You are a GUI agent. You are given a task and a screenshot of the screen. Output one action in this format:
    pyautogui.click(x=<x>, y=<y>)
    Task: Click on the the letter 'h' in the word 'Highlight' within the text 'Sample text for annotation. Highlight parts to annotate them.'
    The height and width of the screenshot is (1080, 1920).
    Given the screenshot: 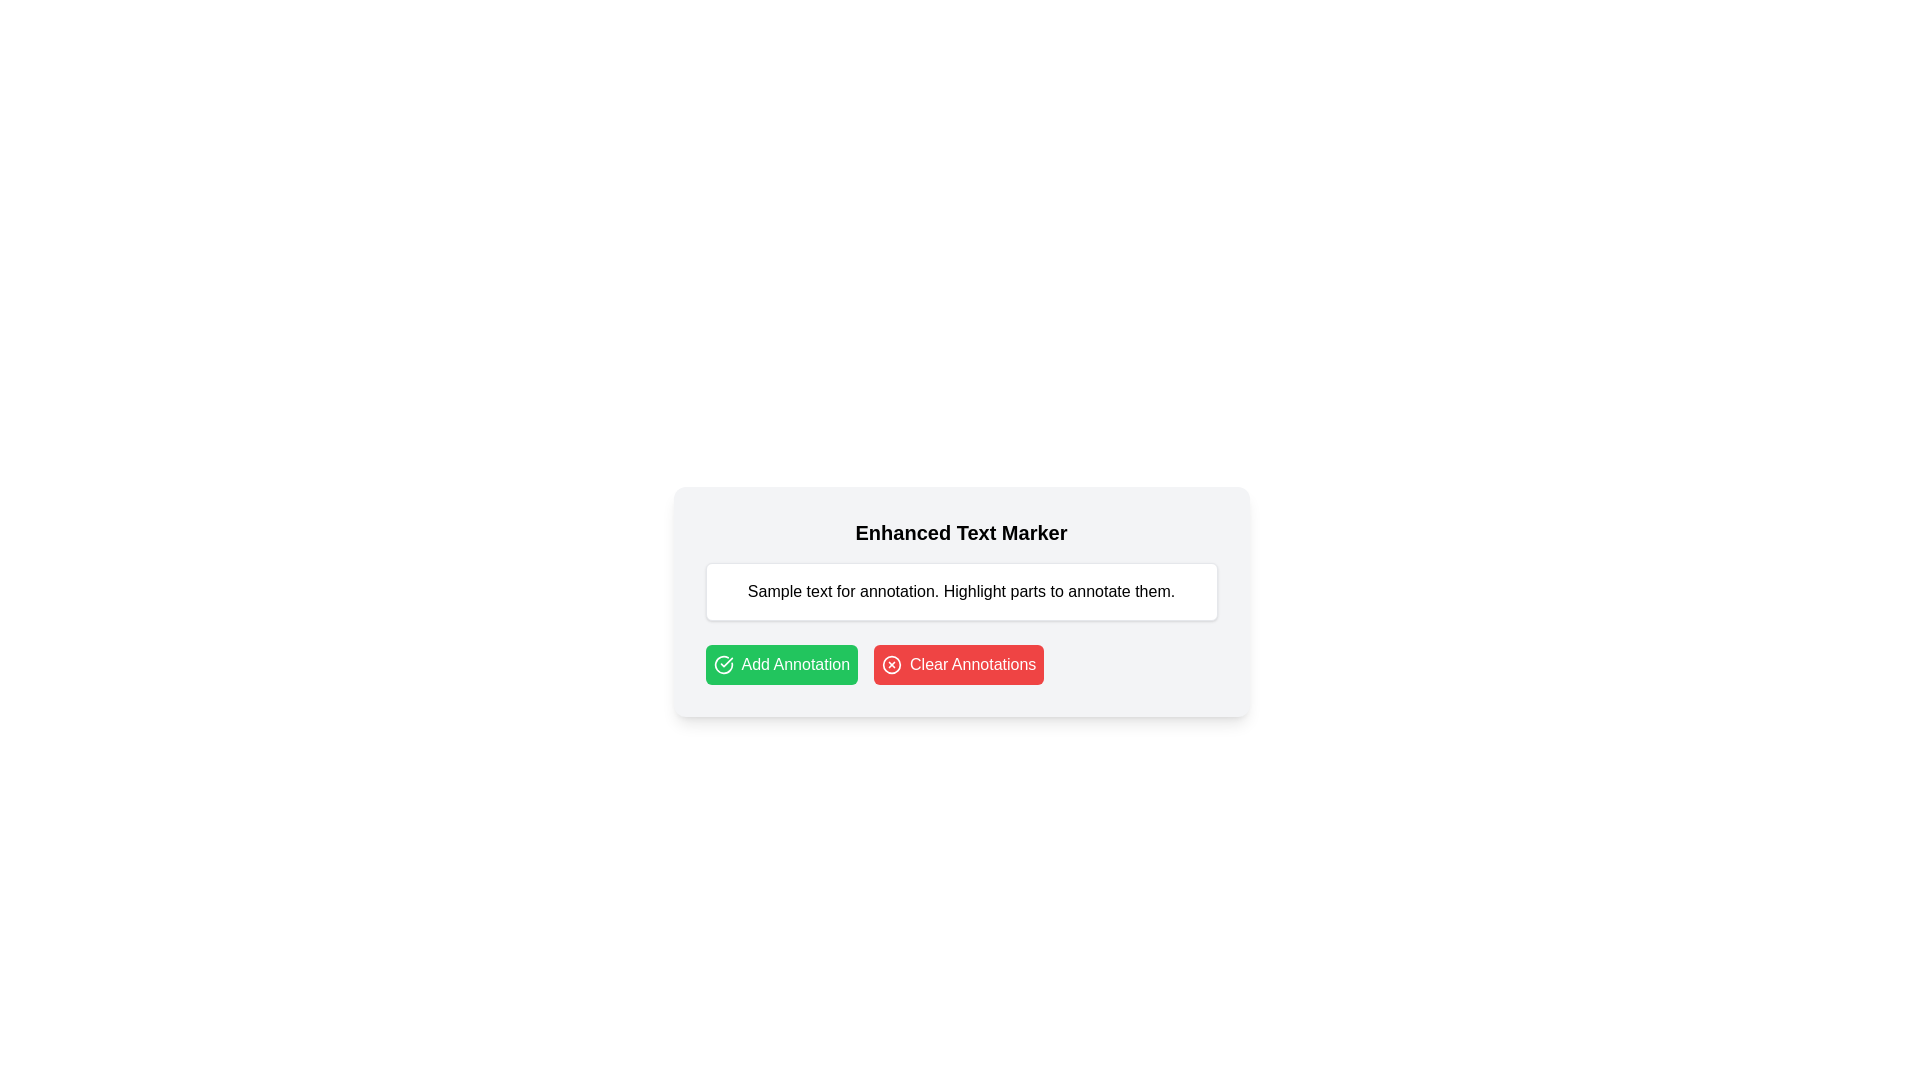 What is the action you would take?
    pyautogui.click(x=972, y=590)
    